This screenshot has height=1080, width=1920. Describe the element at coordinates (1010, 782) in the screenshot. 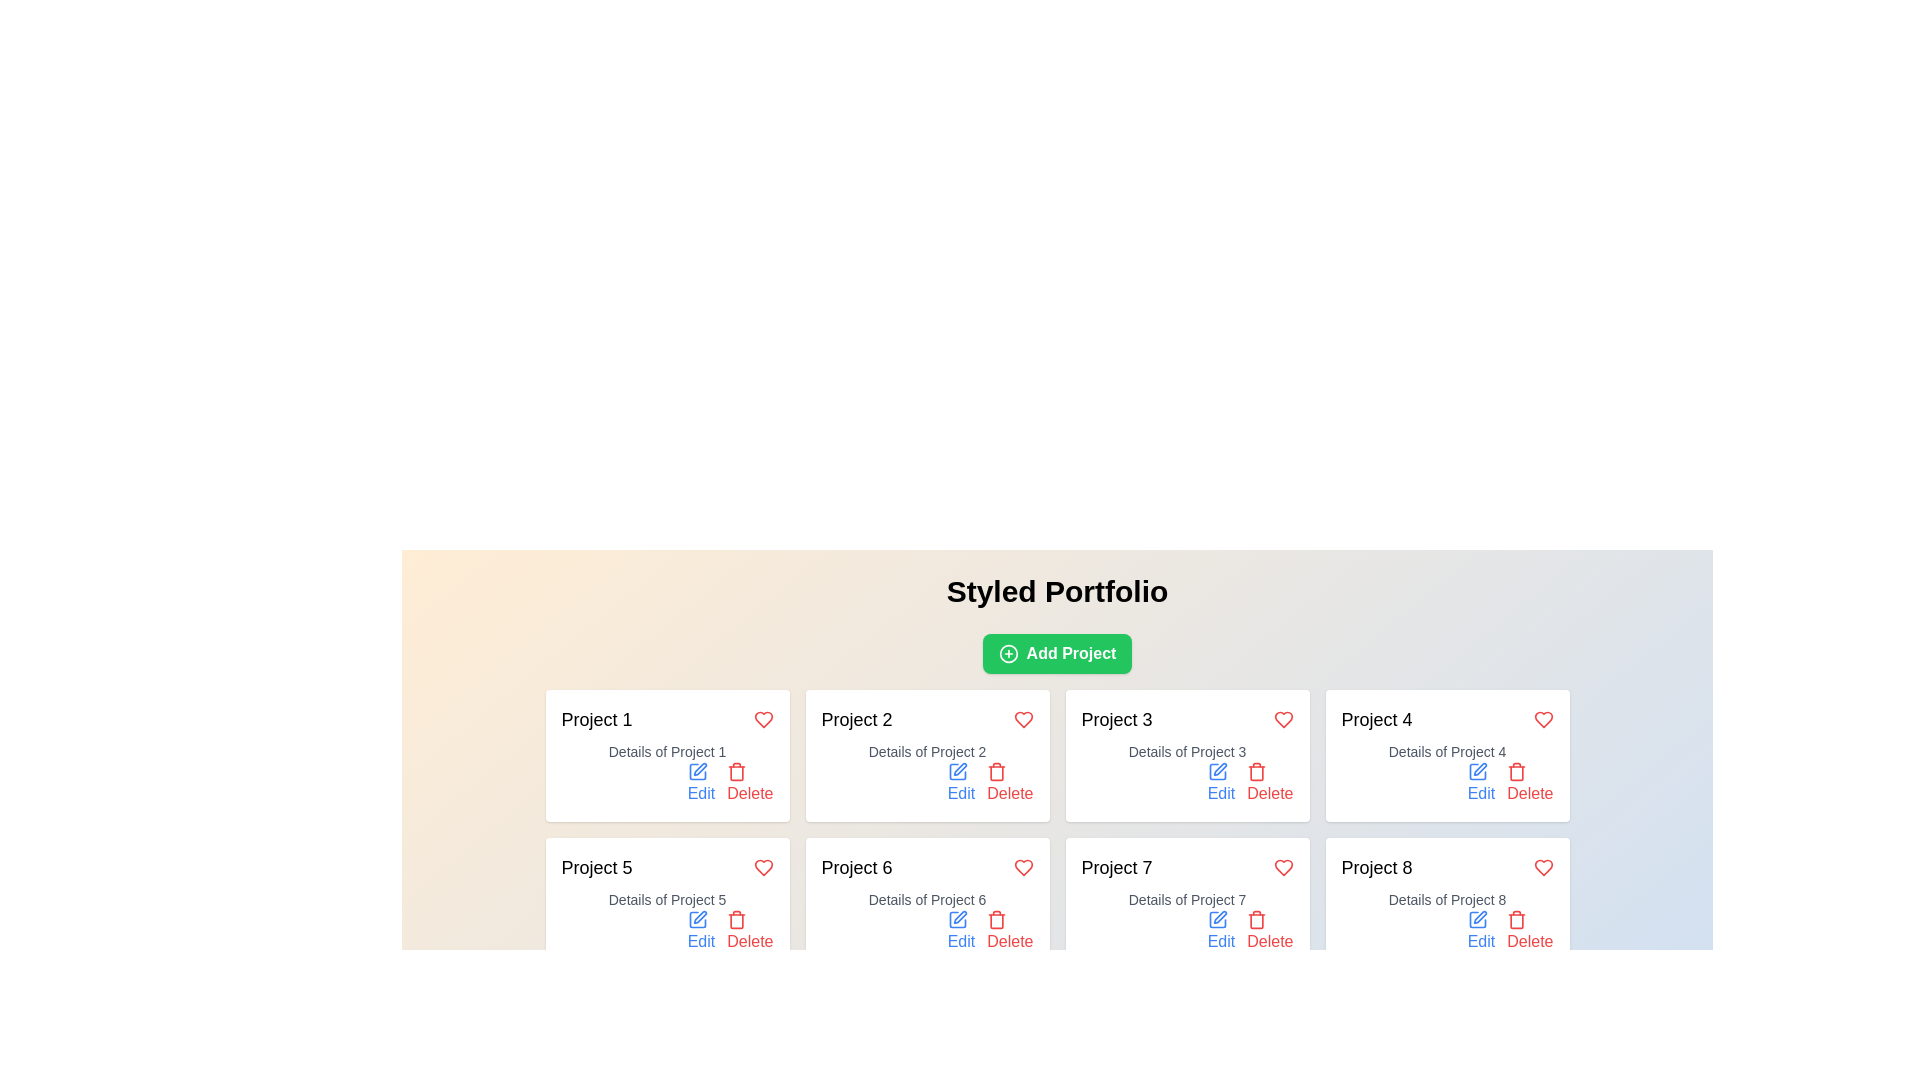

I see `the Delete button with icon and text located at the bottom-right of the card labeled 'Project 2'` at that location.